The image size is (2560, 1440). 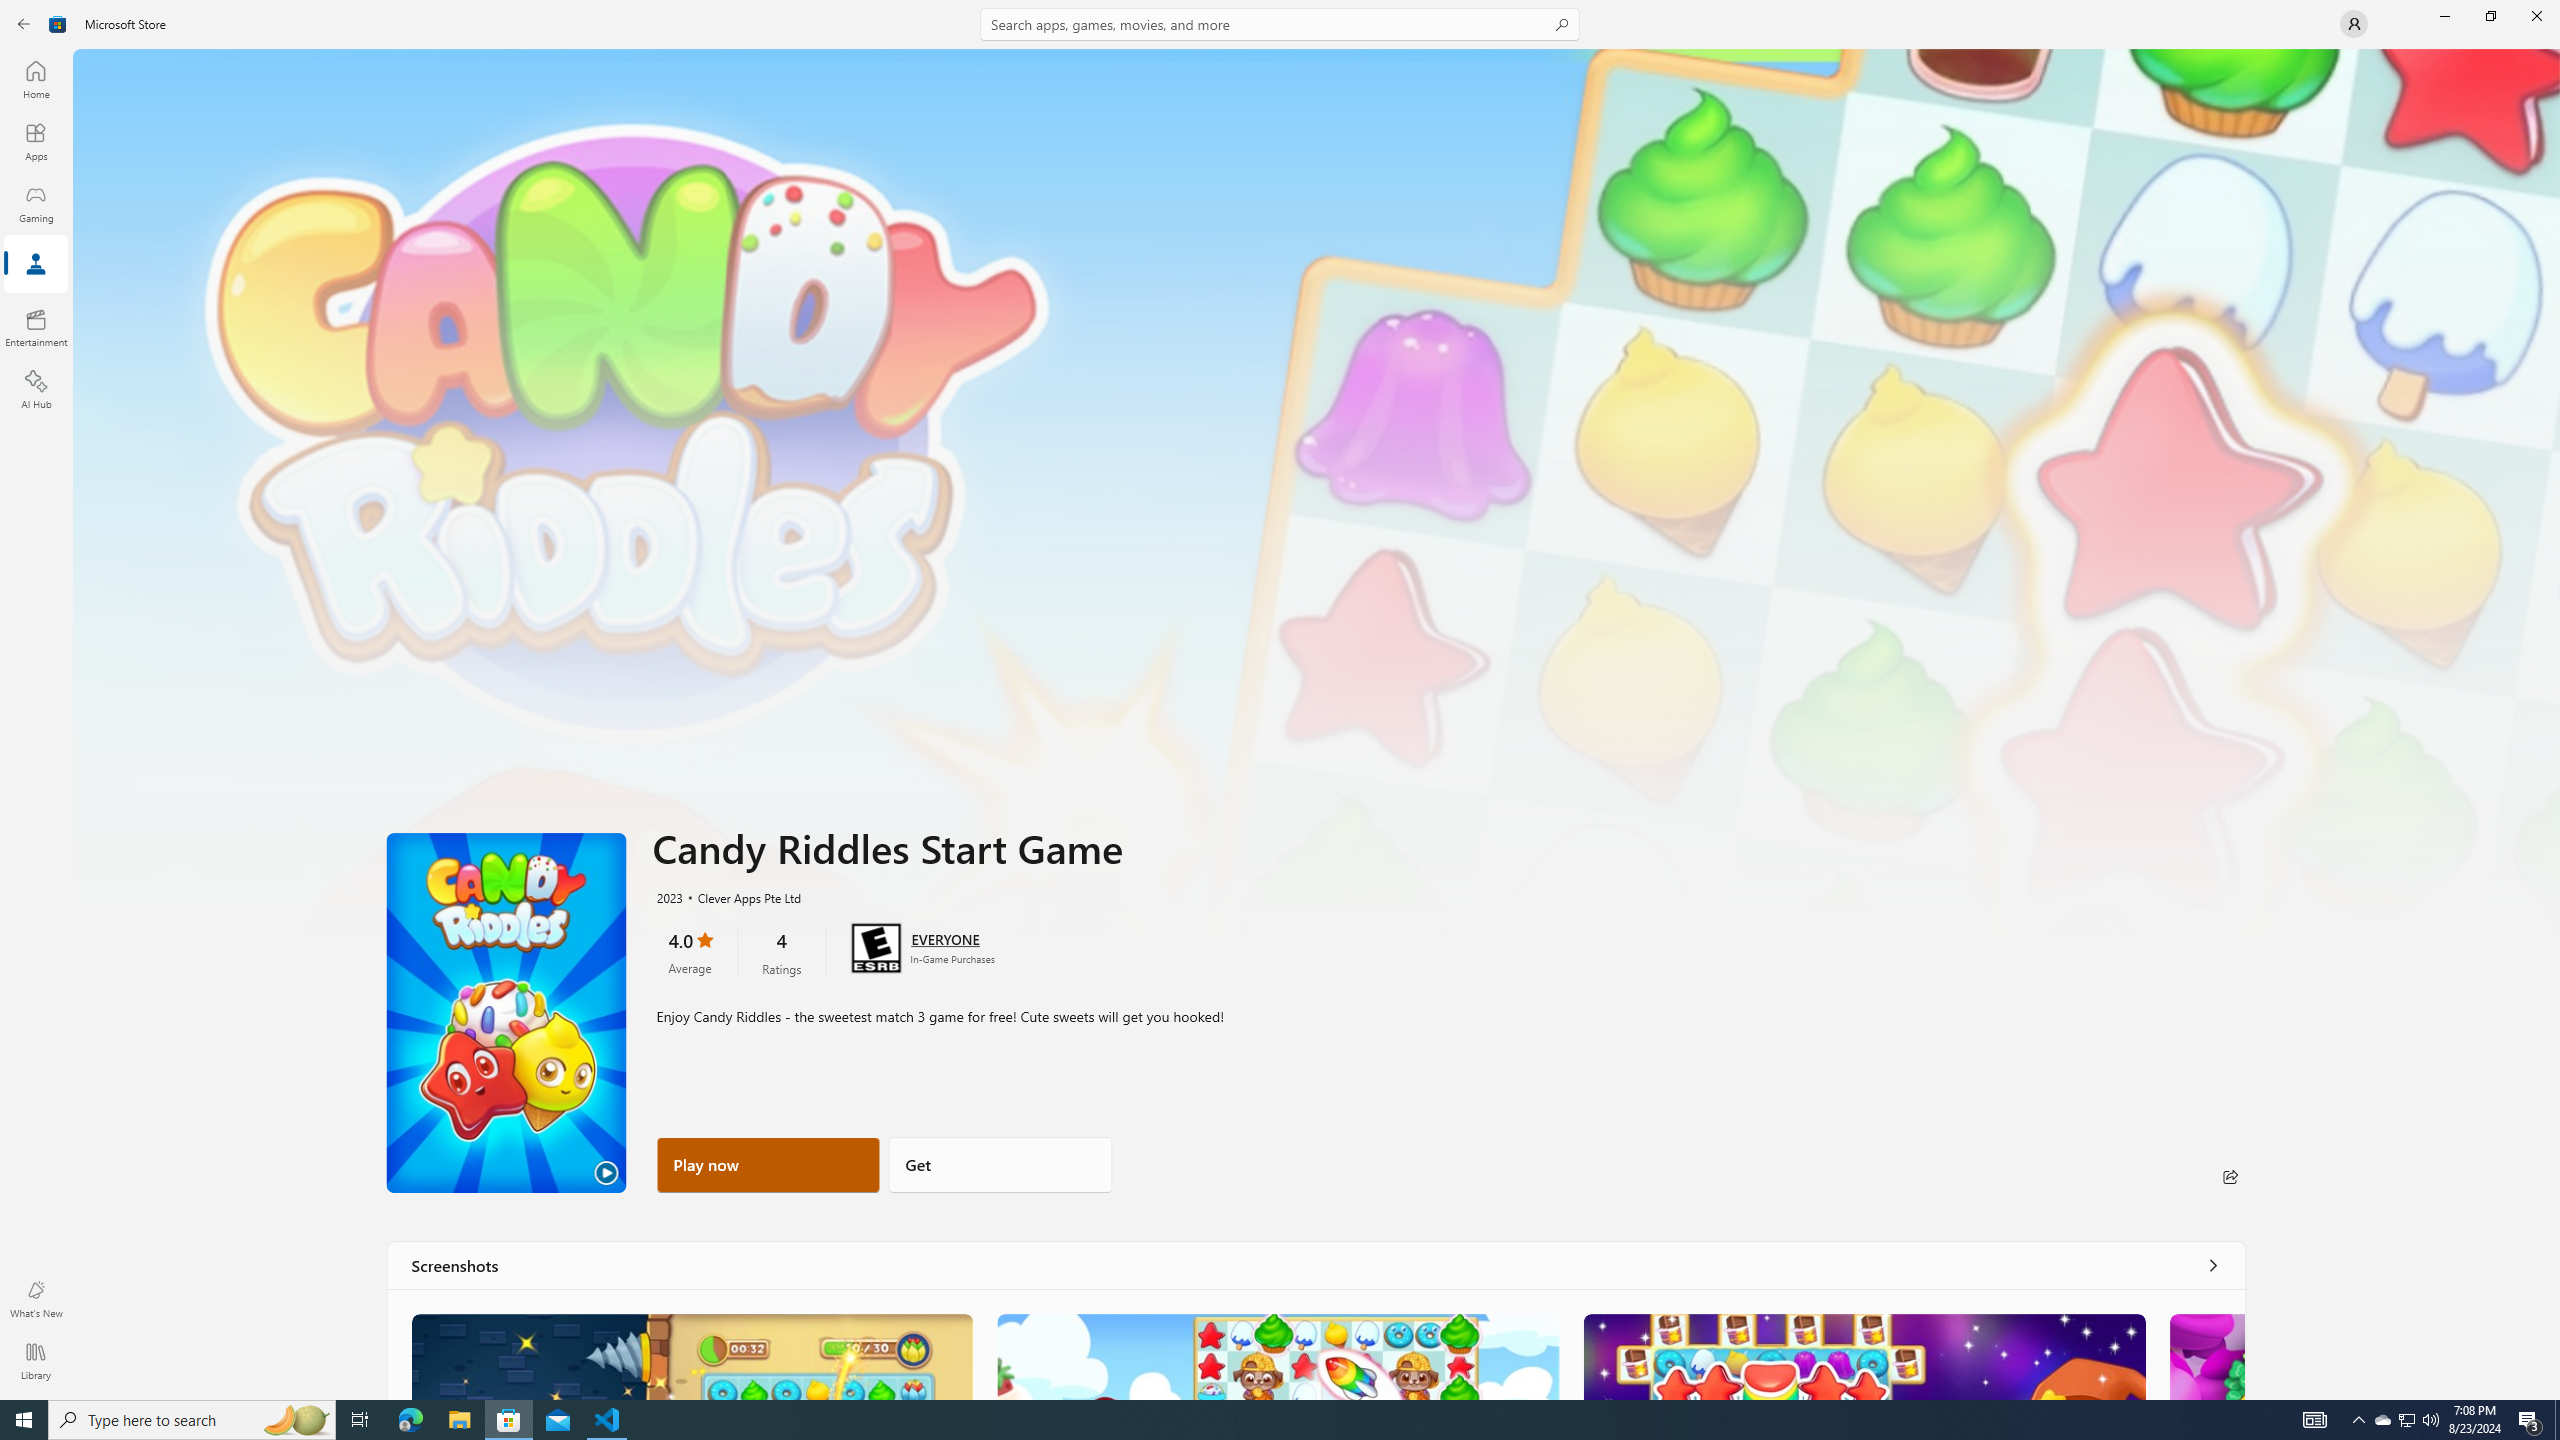 What do you see at coordinates (34, 1360) in the screenshot?
I see `'Library'` at bounding box center [34, 1360].